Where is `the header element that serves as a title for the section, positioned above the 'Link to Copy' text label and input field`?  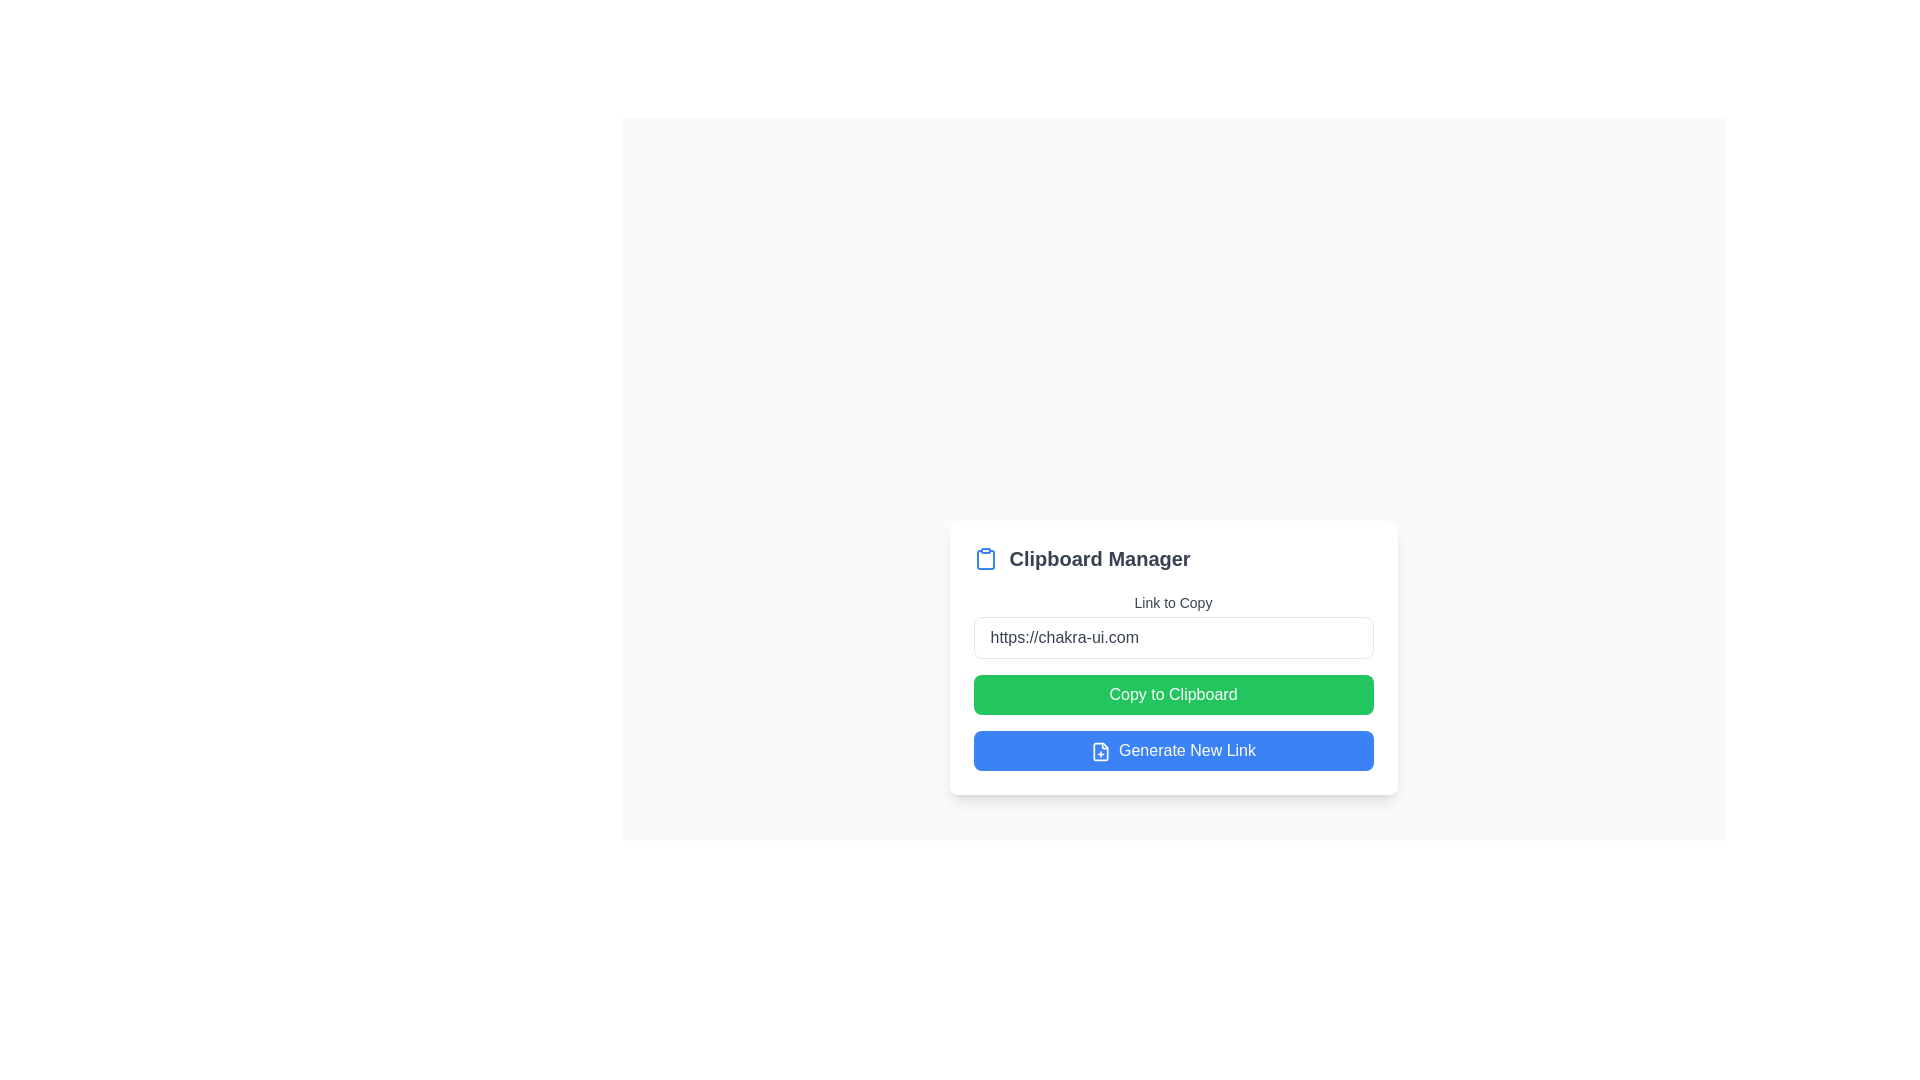
the header element that serves as a title for the section, positioned above the 'Link to Copy' text label and input field is located at coordinates (1173, 559).